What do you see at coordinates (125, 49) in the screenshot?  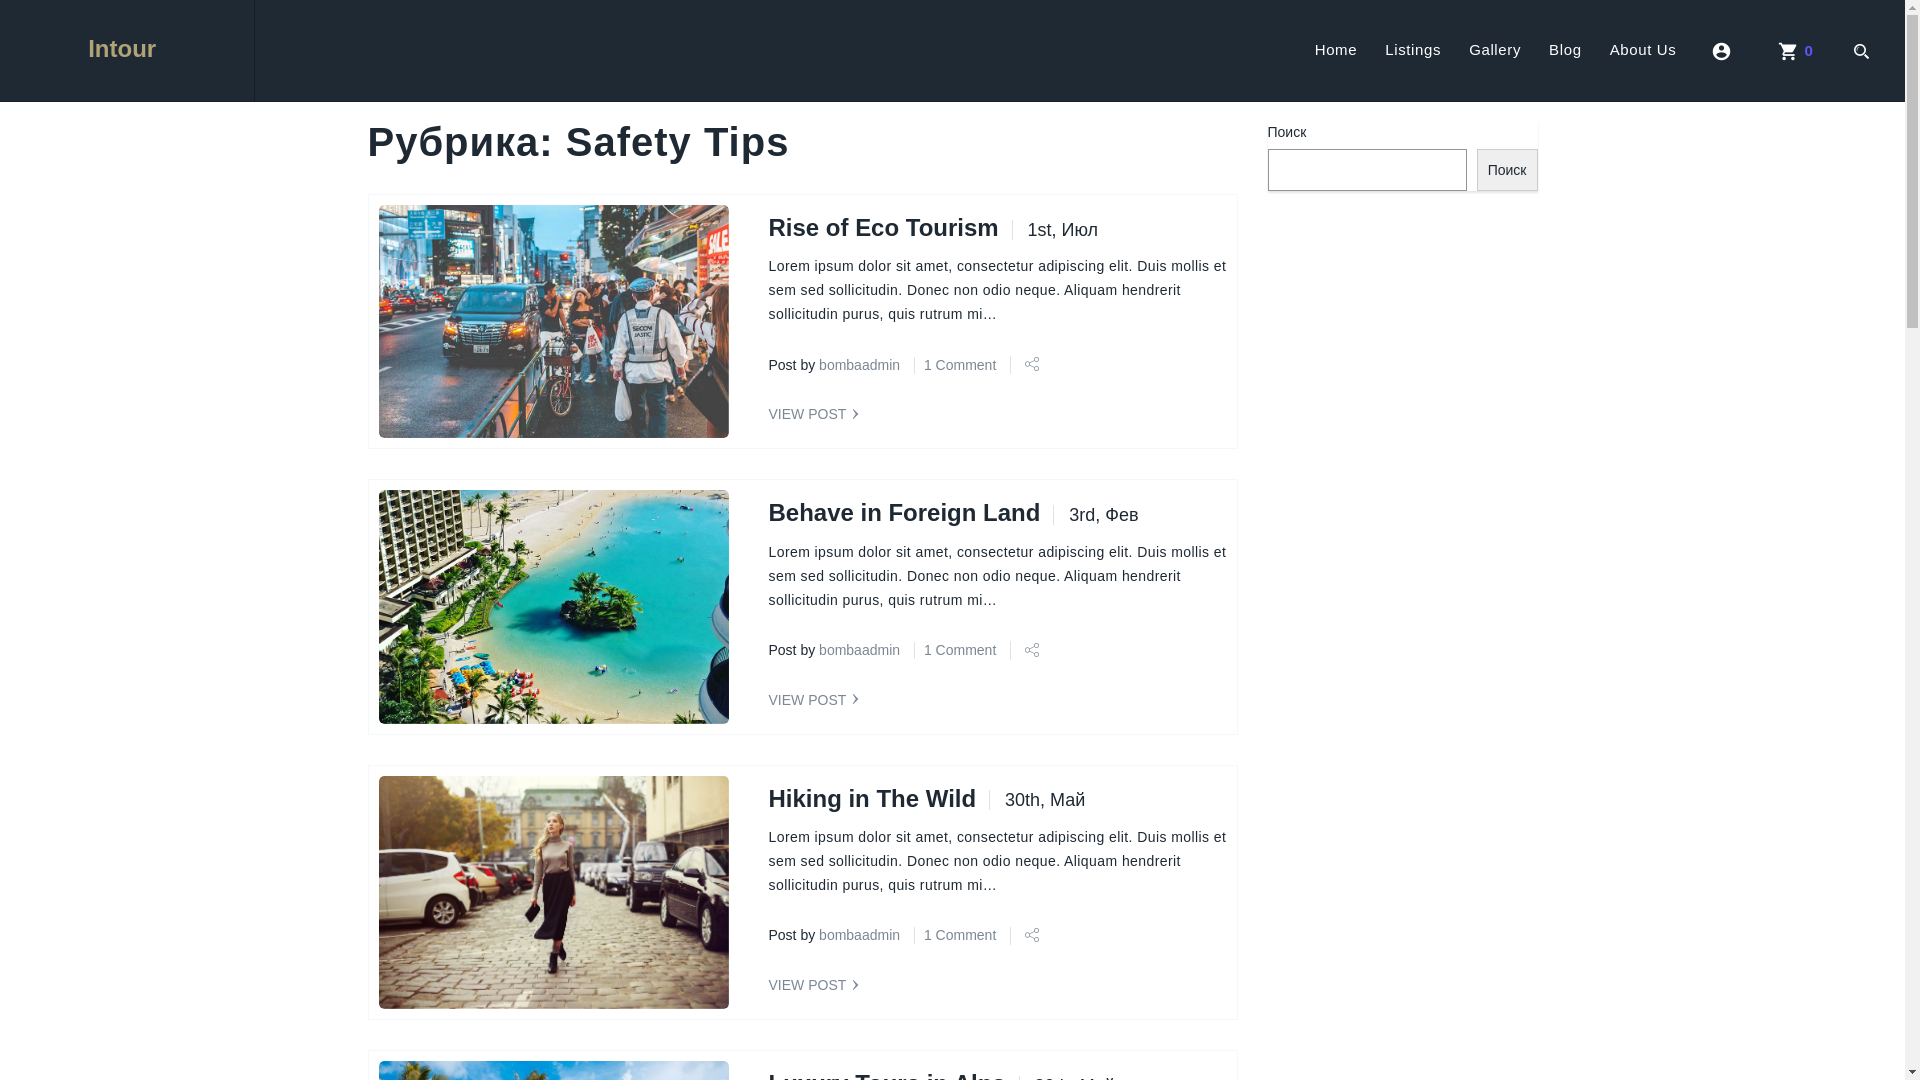 I see `'Intour'` at bounding box center [125, 49].